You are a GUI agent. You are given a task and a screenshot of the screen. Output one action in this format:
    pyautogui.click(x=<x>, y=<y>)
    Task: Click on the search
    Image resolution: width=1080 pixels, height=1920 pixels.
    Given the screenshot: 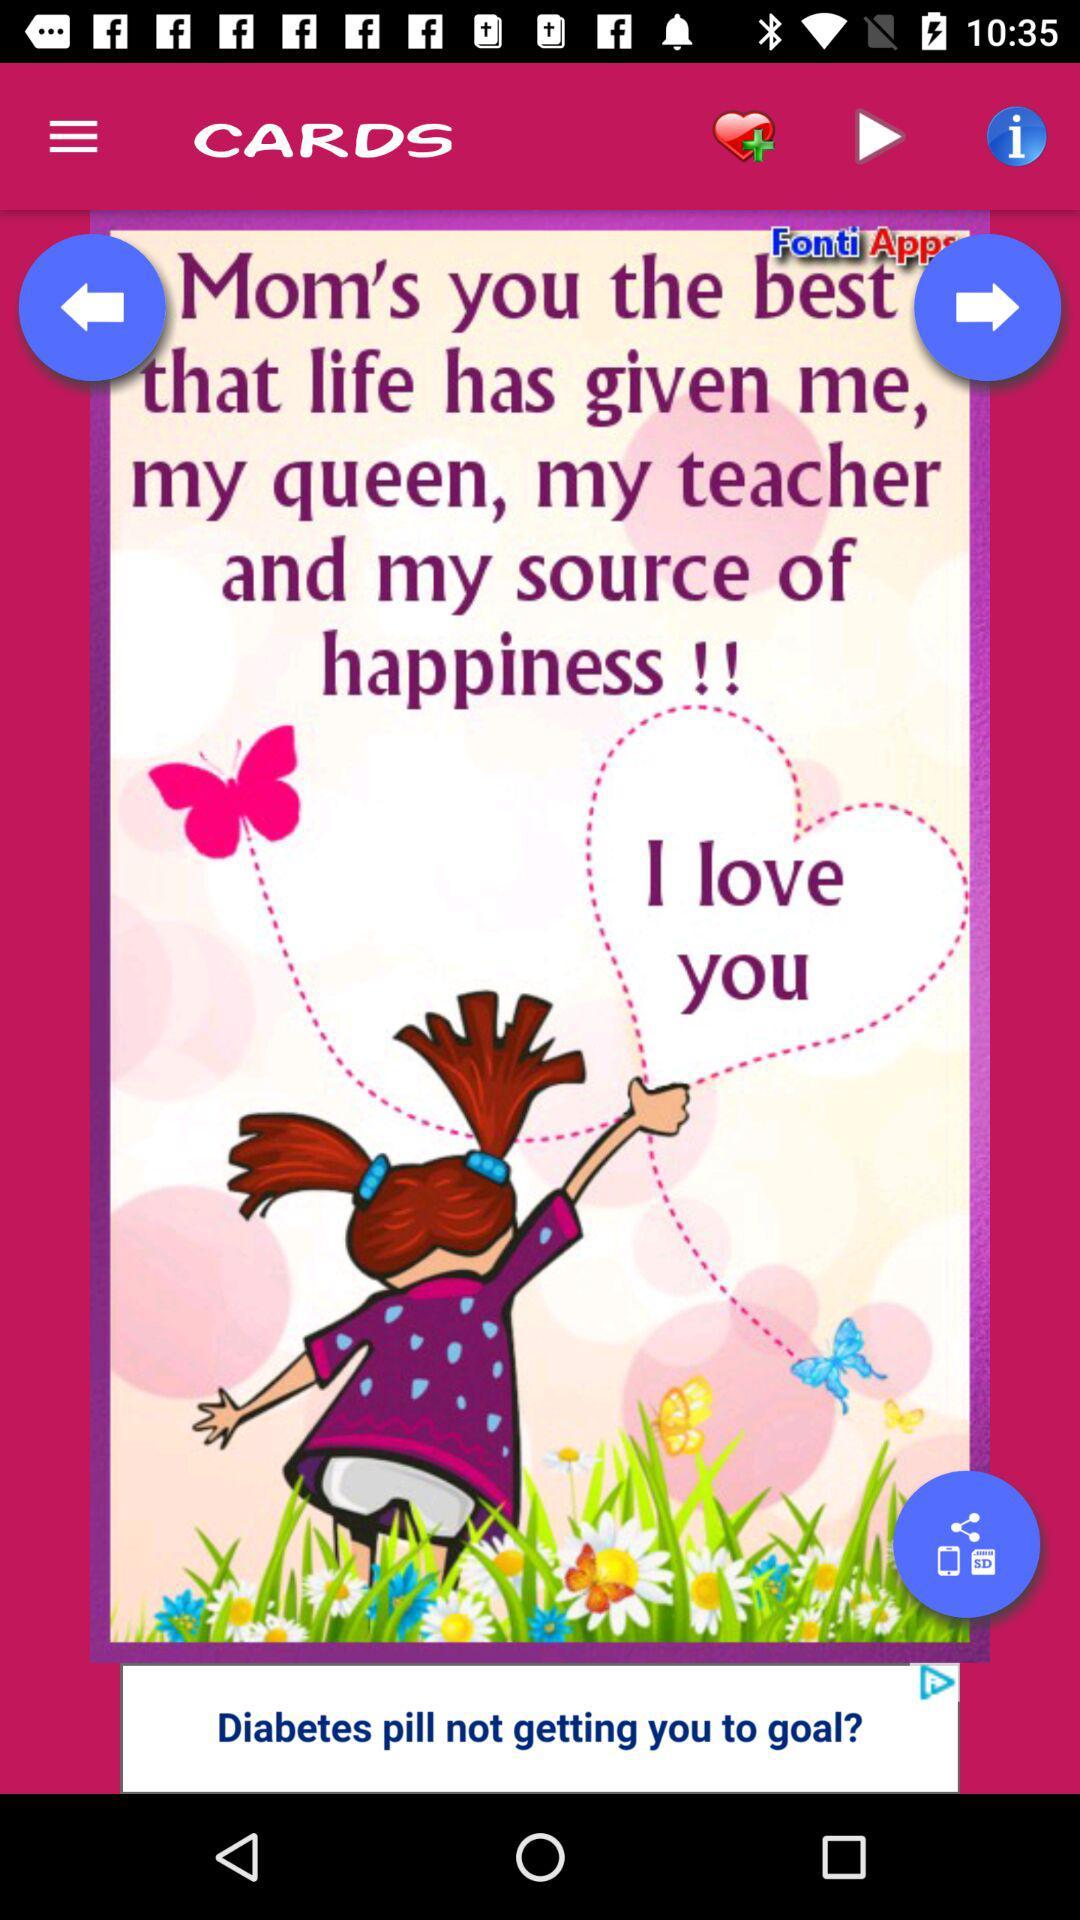 What is the action you would take?
    pyautogui.click(x=965, y=1543)
    